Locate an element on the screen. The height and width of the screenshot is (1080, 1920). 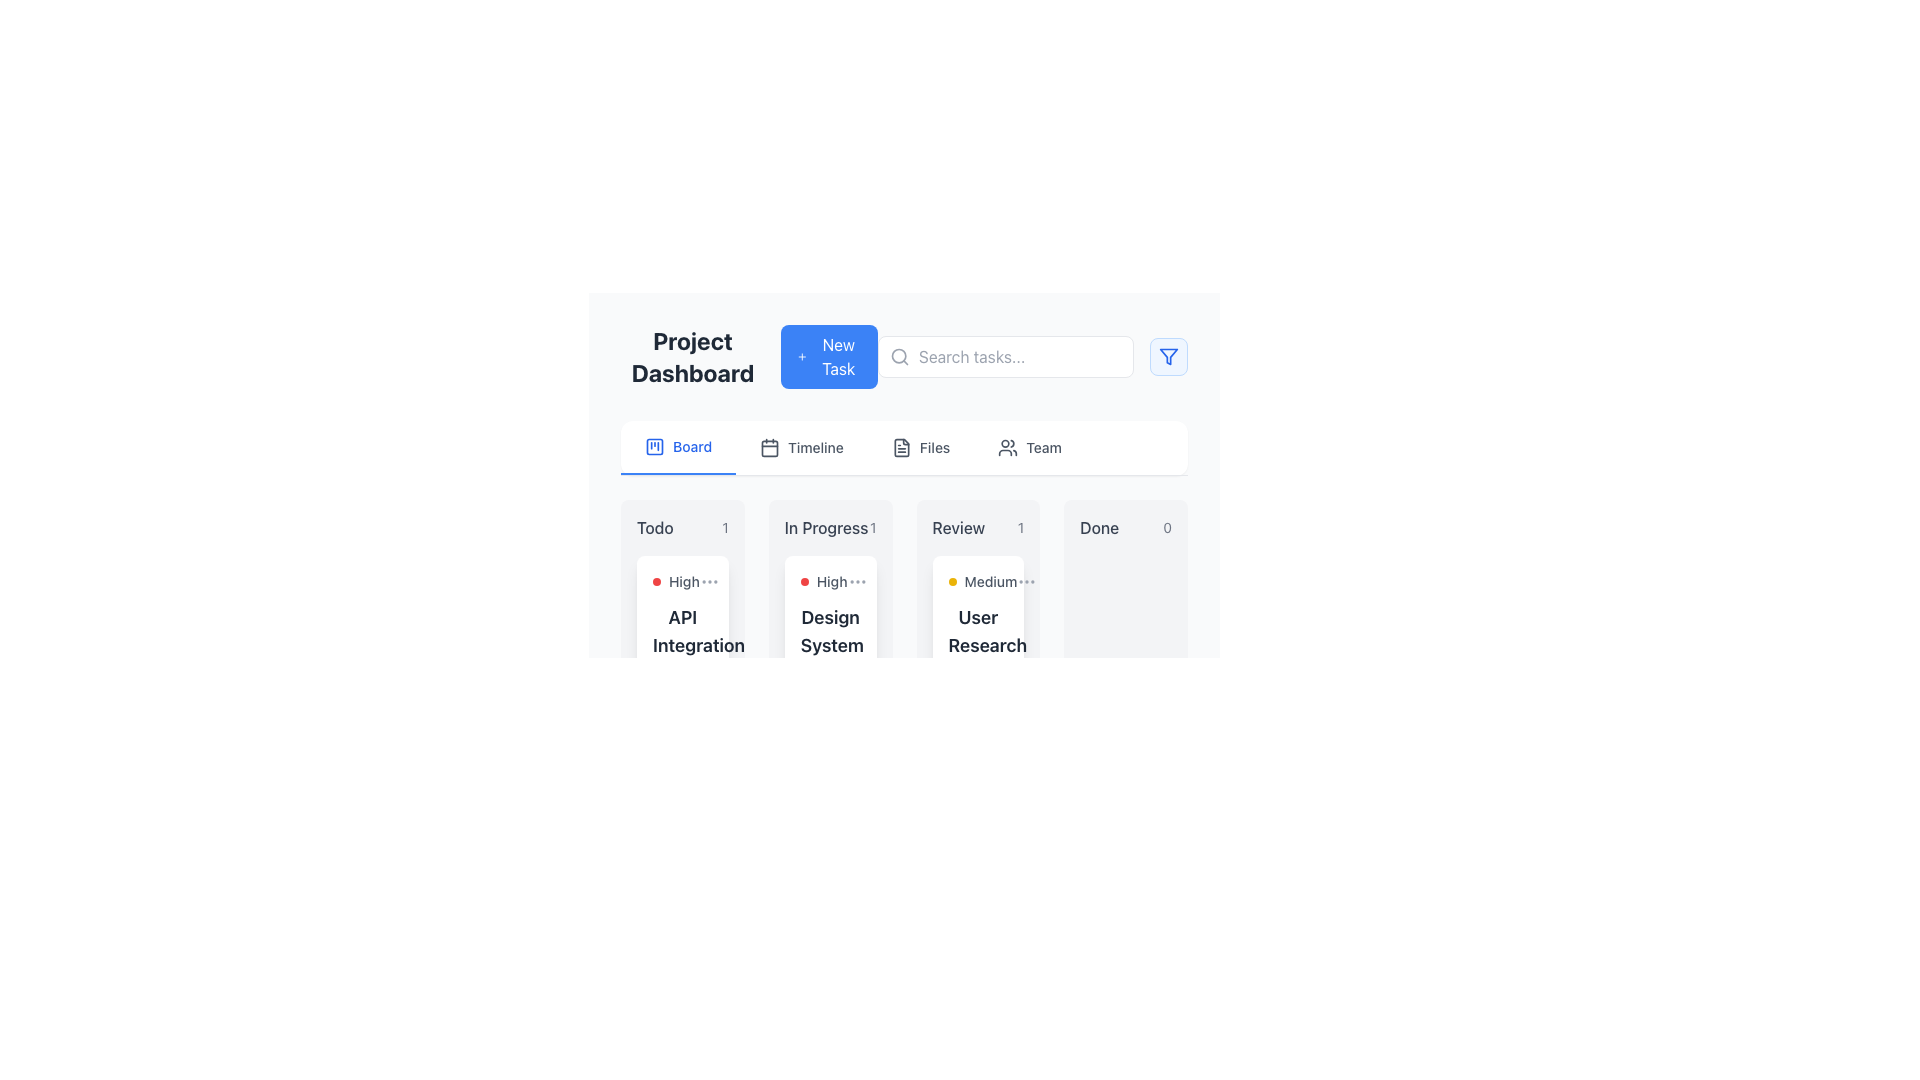
the text label titled 'Design System Updates' that identifies the task within the card interface under the 'In Progress' column is located at coordinates (830, 645).